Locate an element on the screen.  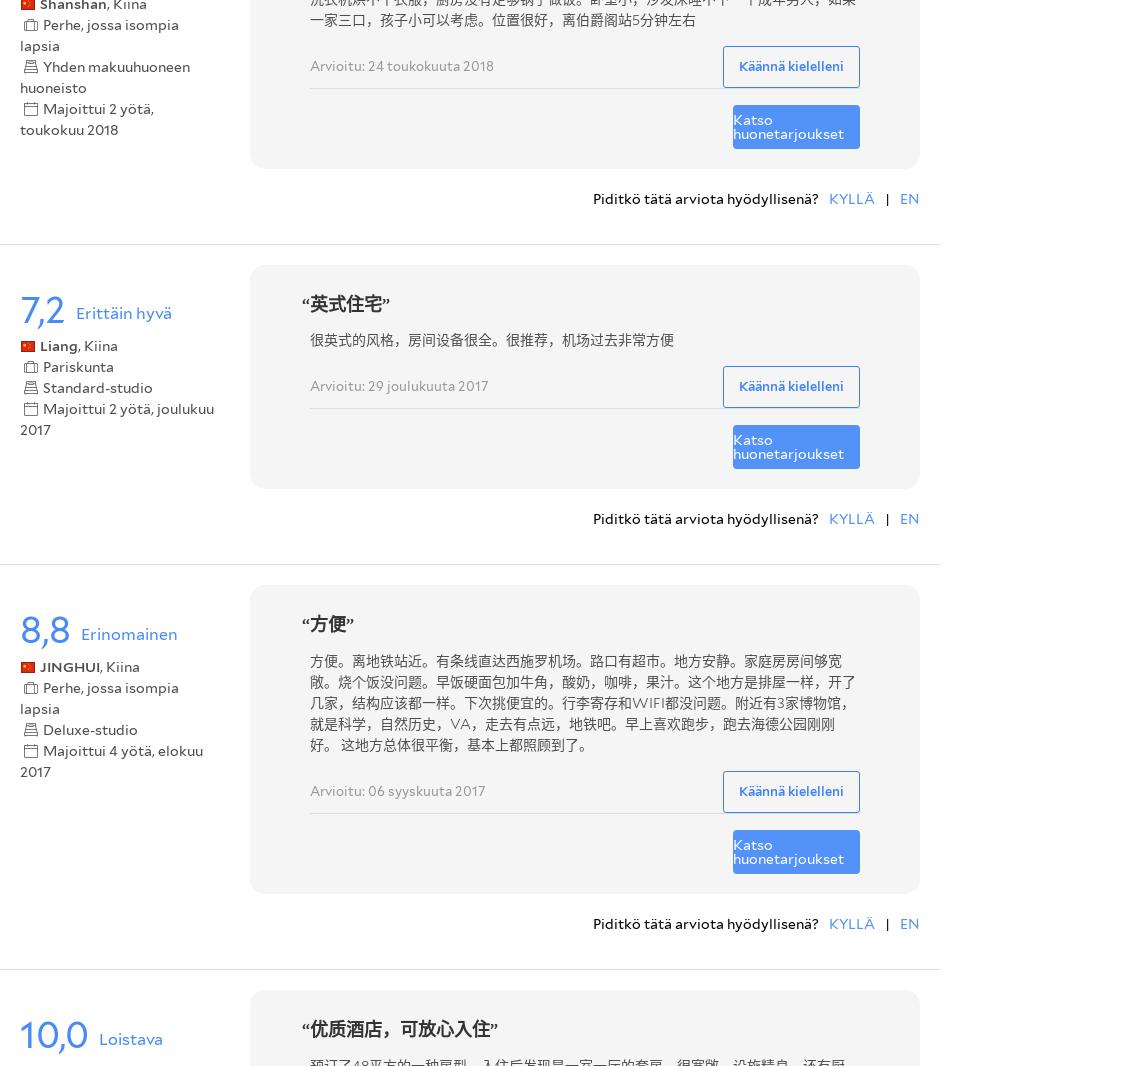
'Pariskunta' is located at coordinates (78, 367).